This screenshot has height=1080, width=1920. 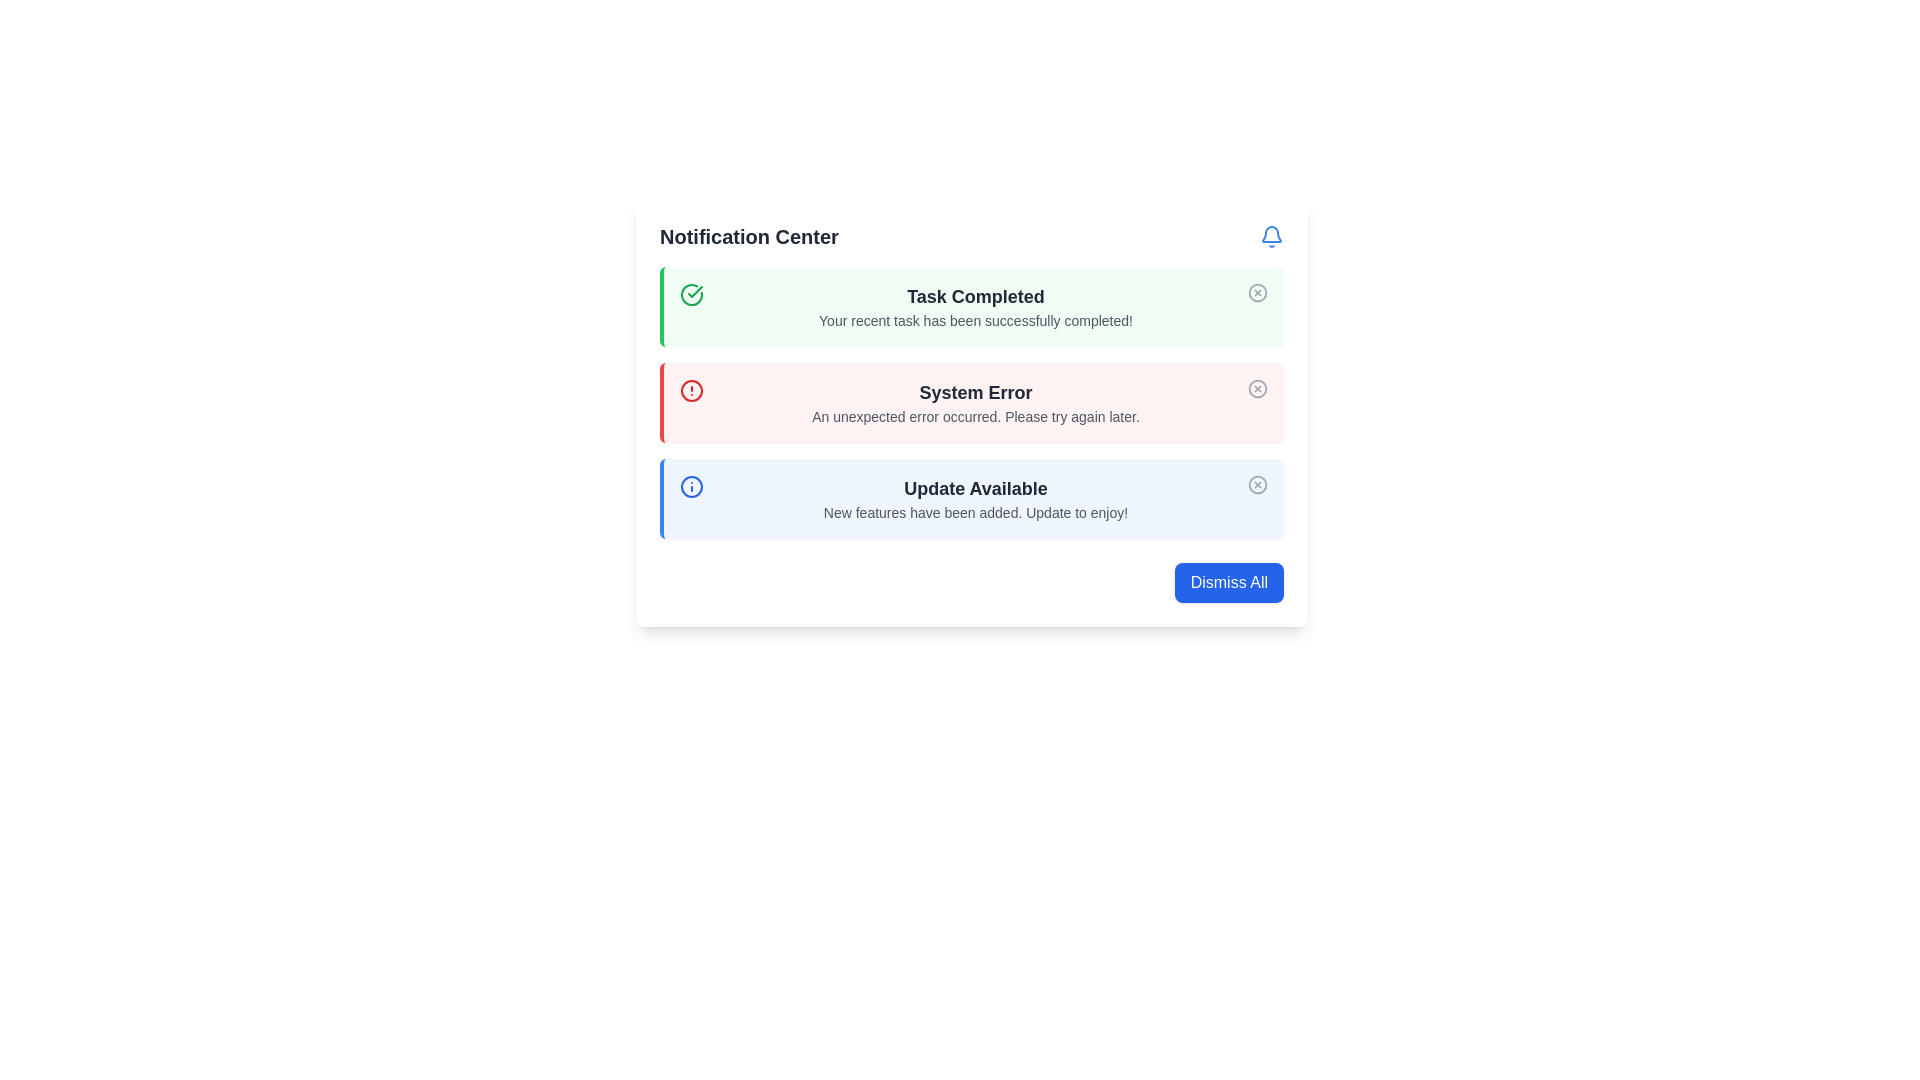 What do you see at coordinates (1256, 389) in the screenshot?
I see `the dismiss button on the right side of the 'System Error' notification` at bounding box center [1256, 389].